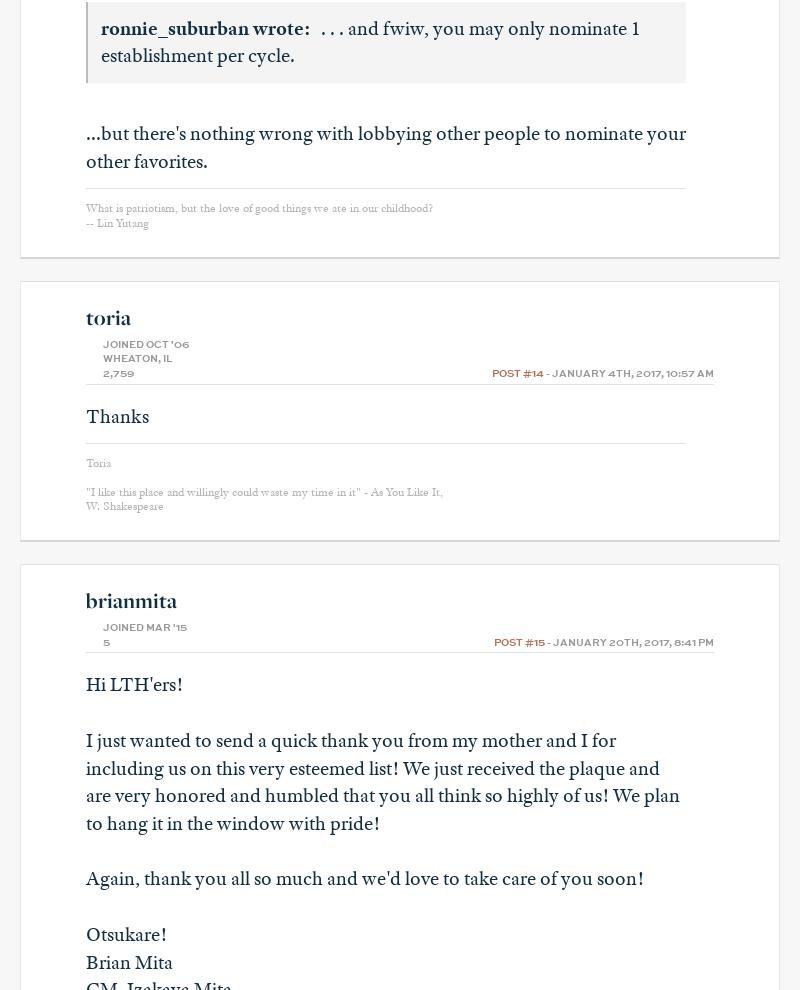 The image size is (800, 990). What do you see at coordinates (263, 491) in the screenshot?
I see `'"I like this place and willingly could waste my time in it" - As You Like It,'` at bounding box center [263, 491].